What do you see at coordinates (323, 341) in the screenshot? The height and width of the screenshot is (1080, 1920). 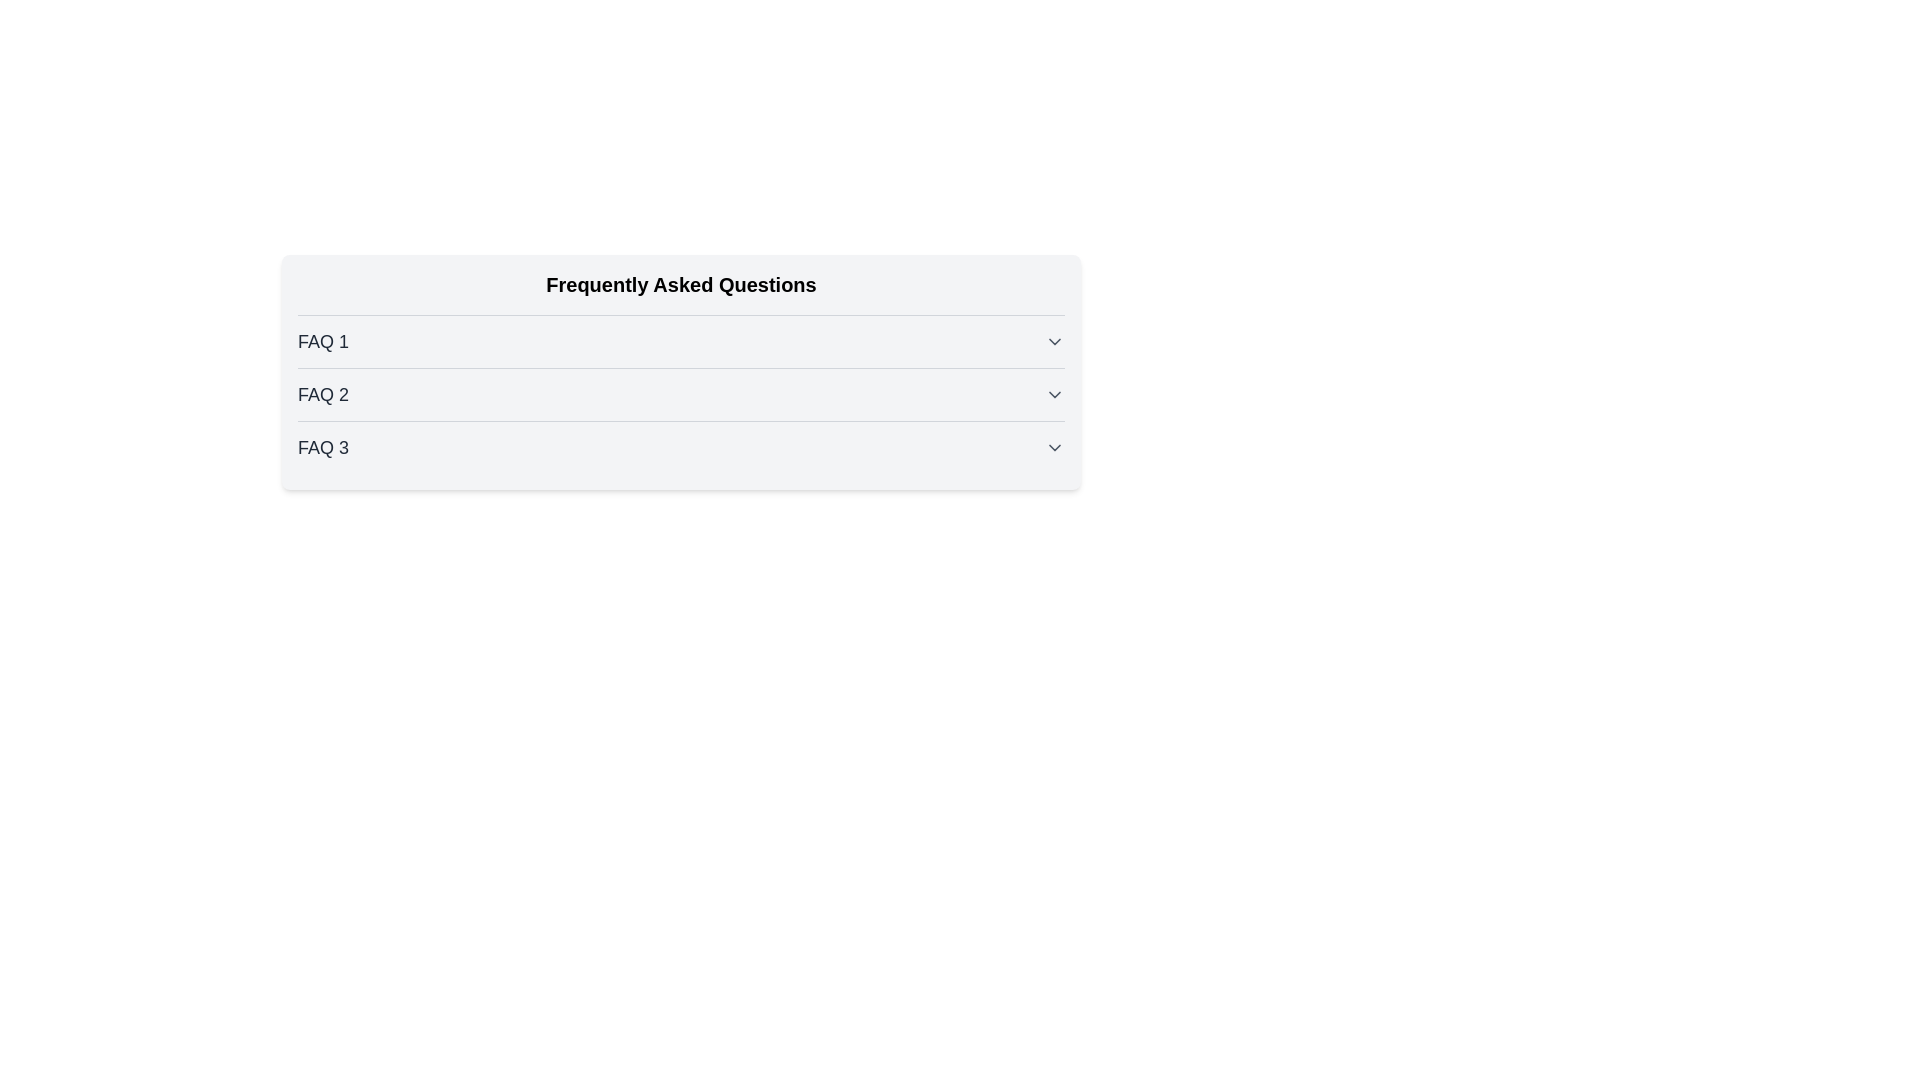 I see `the text label element displaying 'FAQ 1', which is the first item in the vertical list under 'Frequently Asked Questions'` at bounding box center [323, 341].